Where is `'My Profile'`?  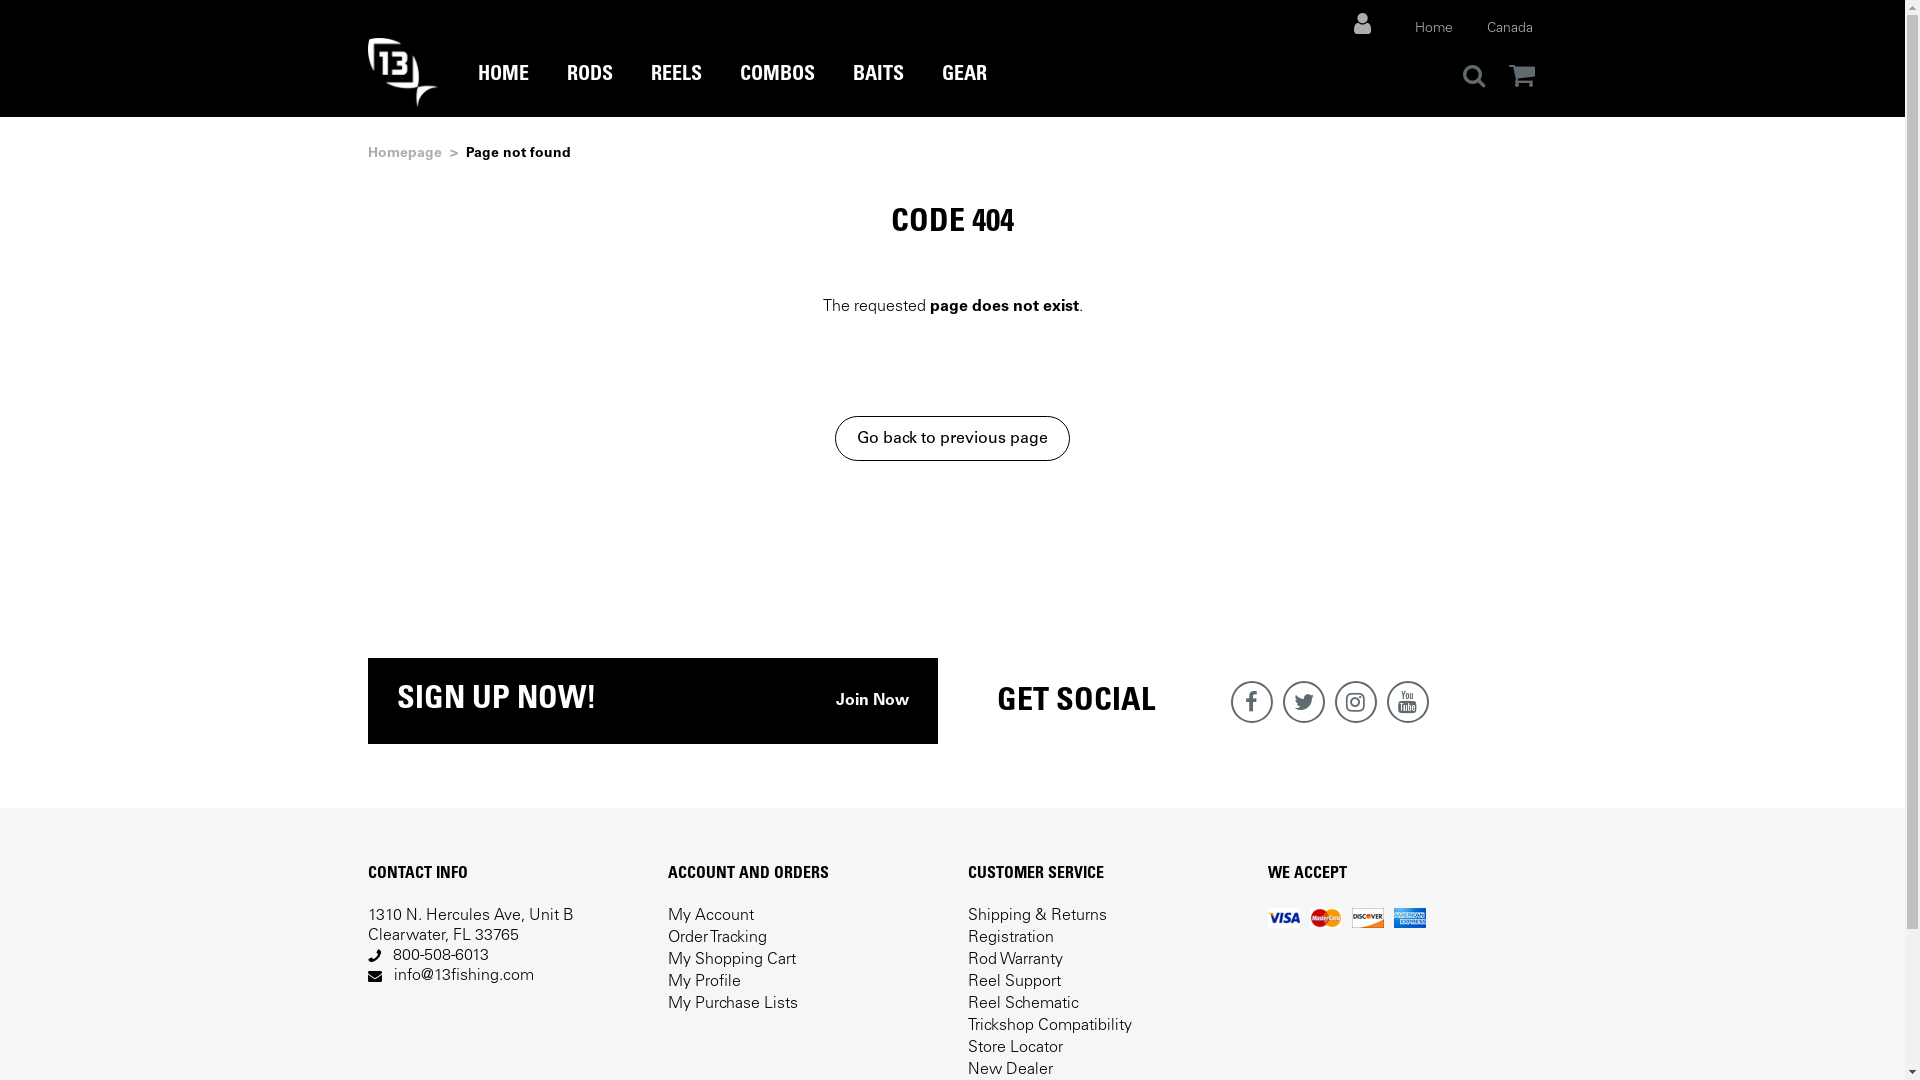 'My Profile' is located at coordinates (704, 981).